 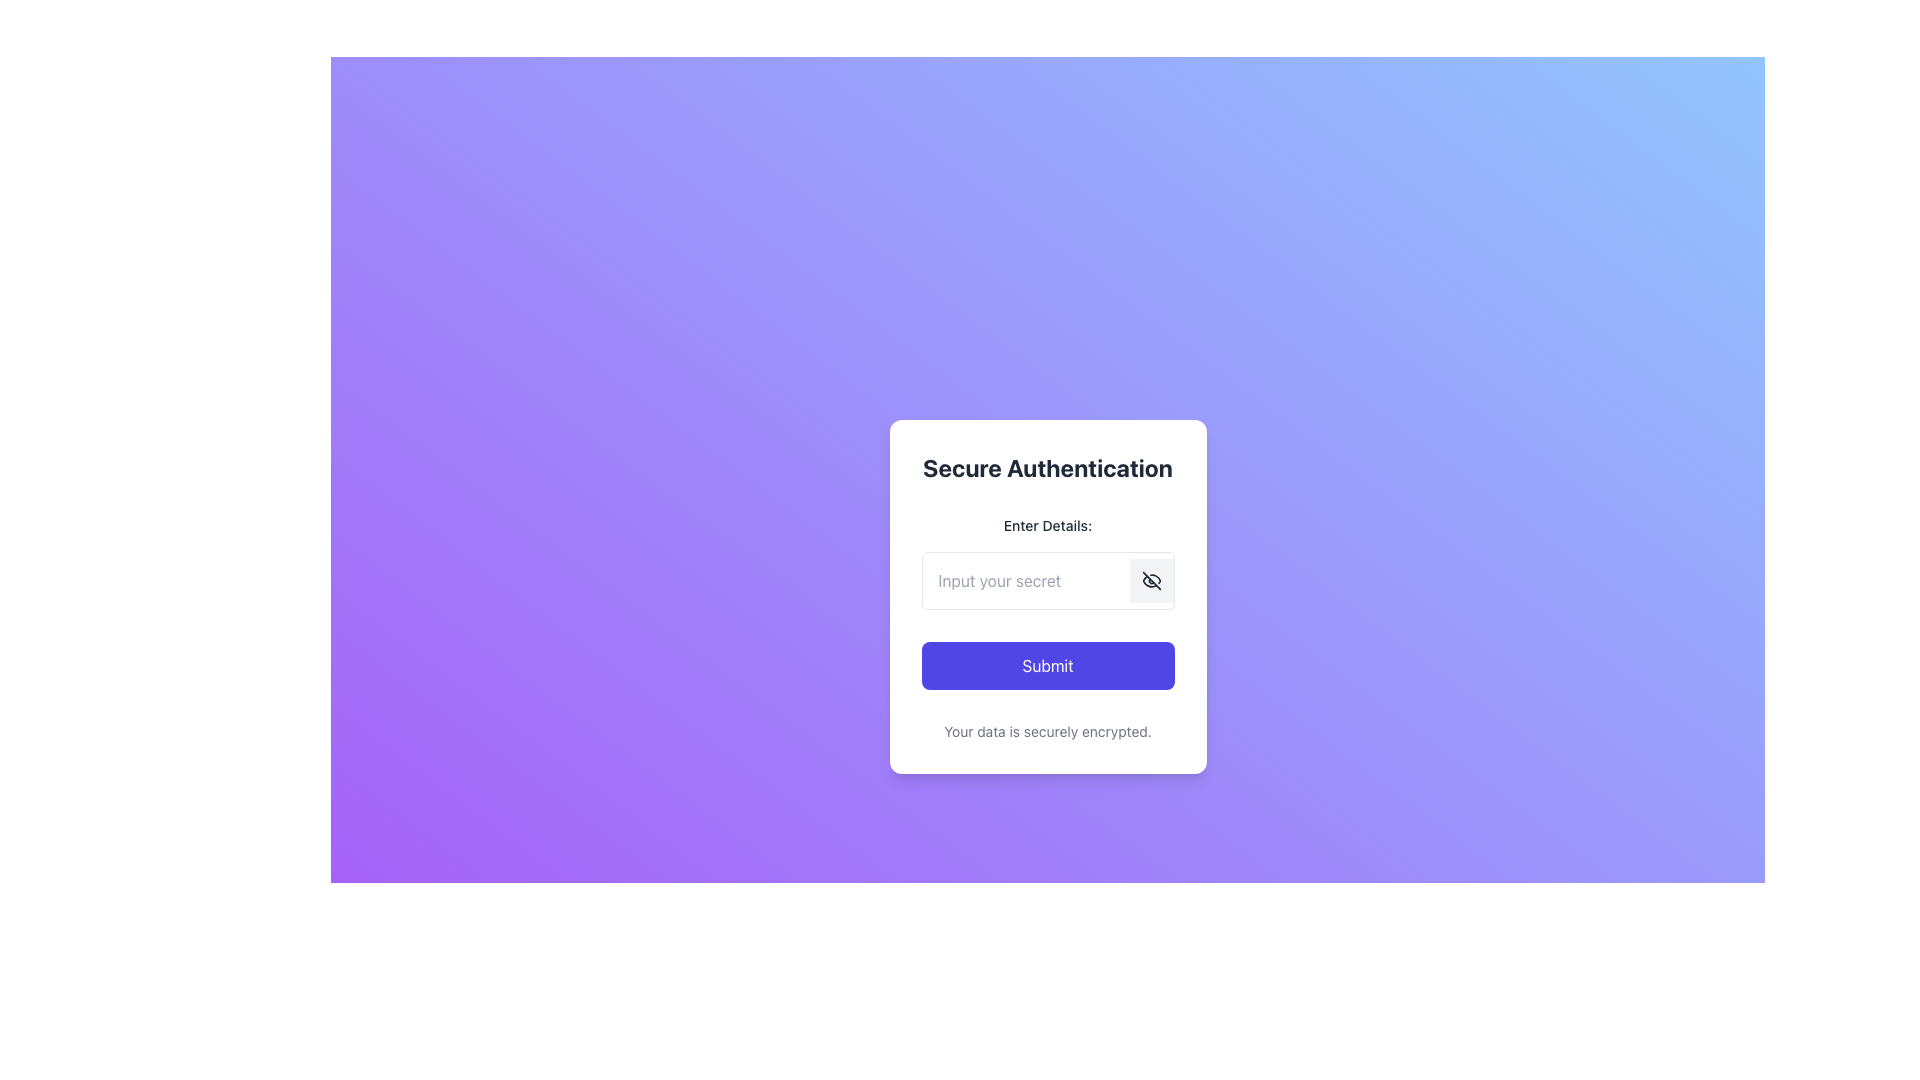 What do you see at coordinates (1151, 581) in the screenshot?
I see `the eye icon in the authentication form` at bounding box center [1151, 581].